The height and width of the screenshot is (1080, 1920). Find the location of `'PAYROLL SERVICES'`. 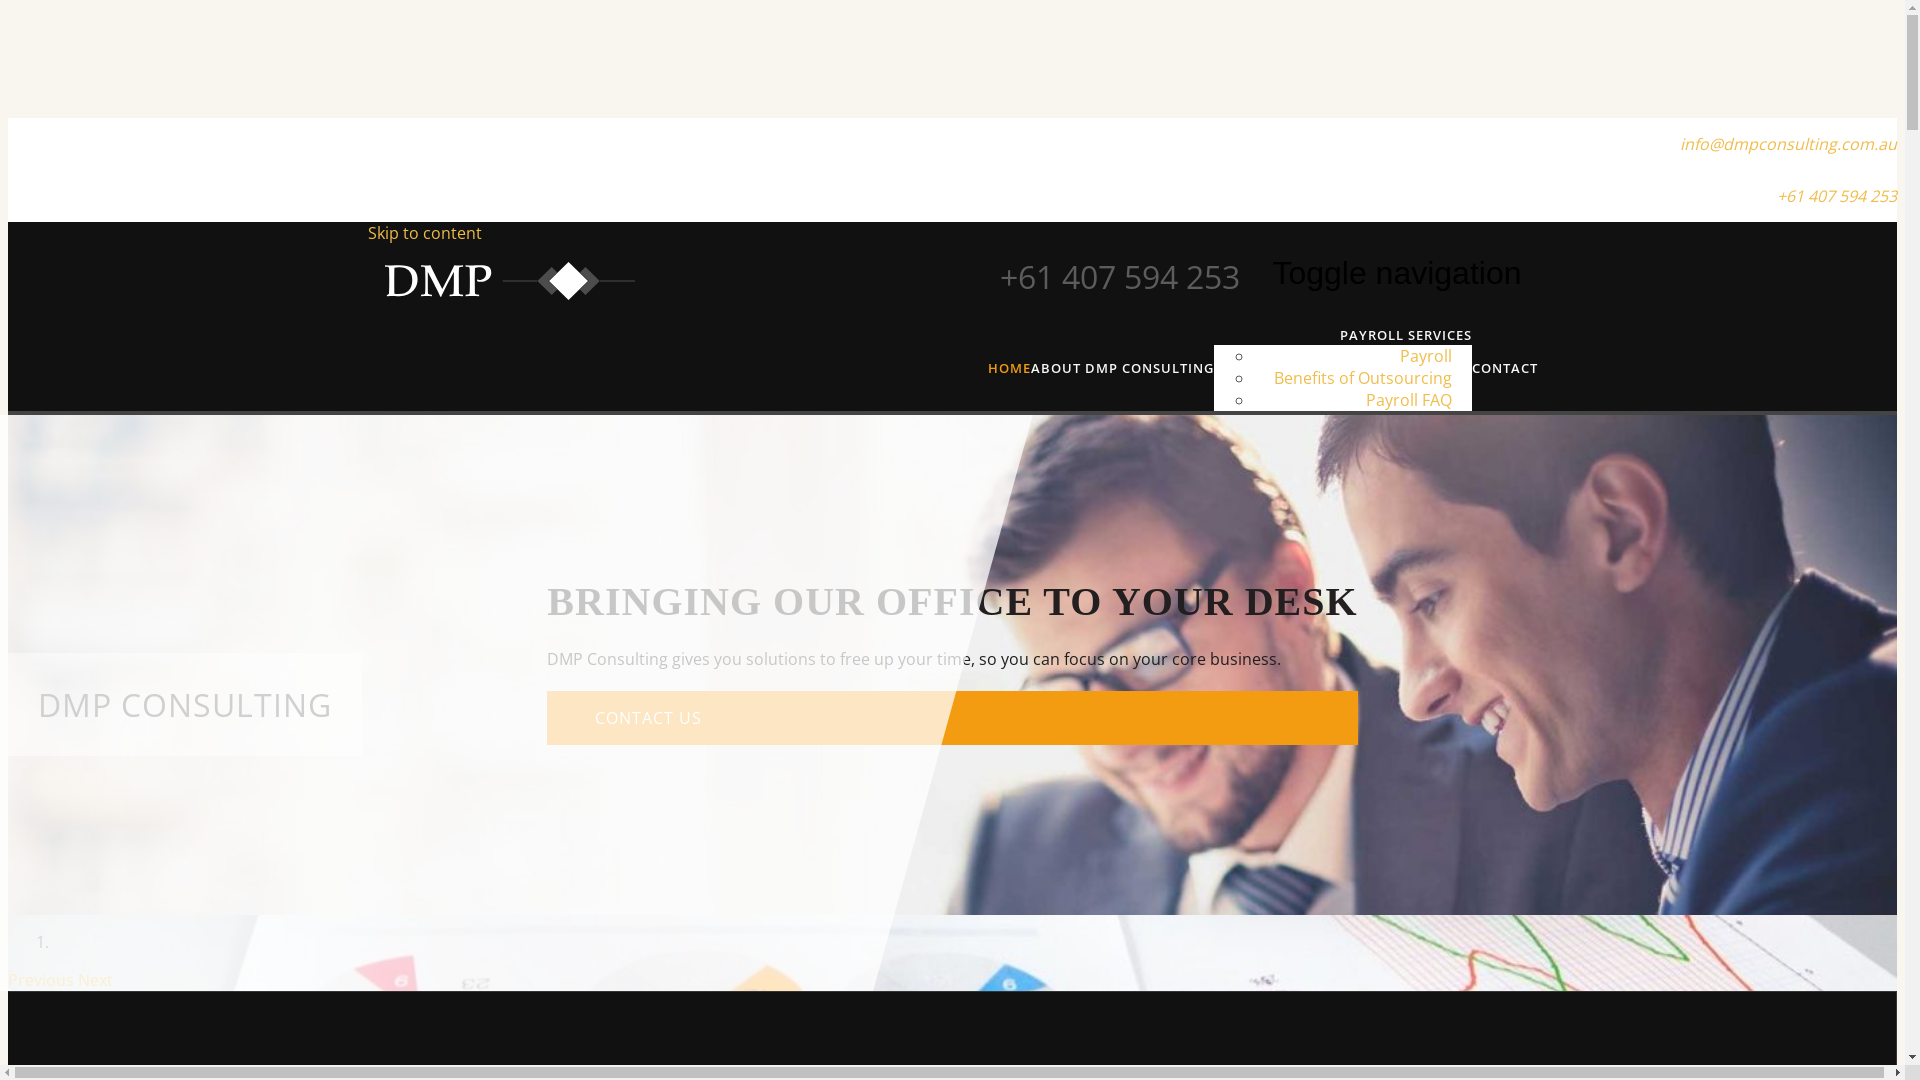

'PAYROLL SERVICES' is located at coordinates (1405, 334).